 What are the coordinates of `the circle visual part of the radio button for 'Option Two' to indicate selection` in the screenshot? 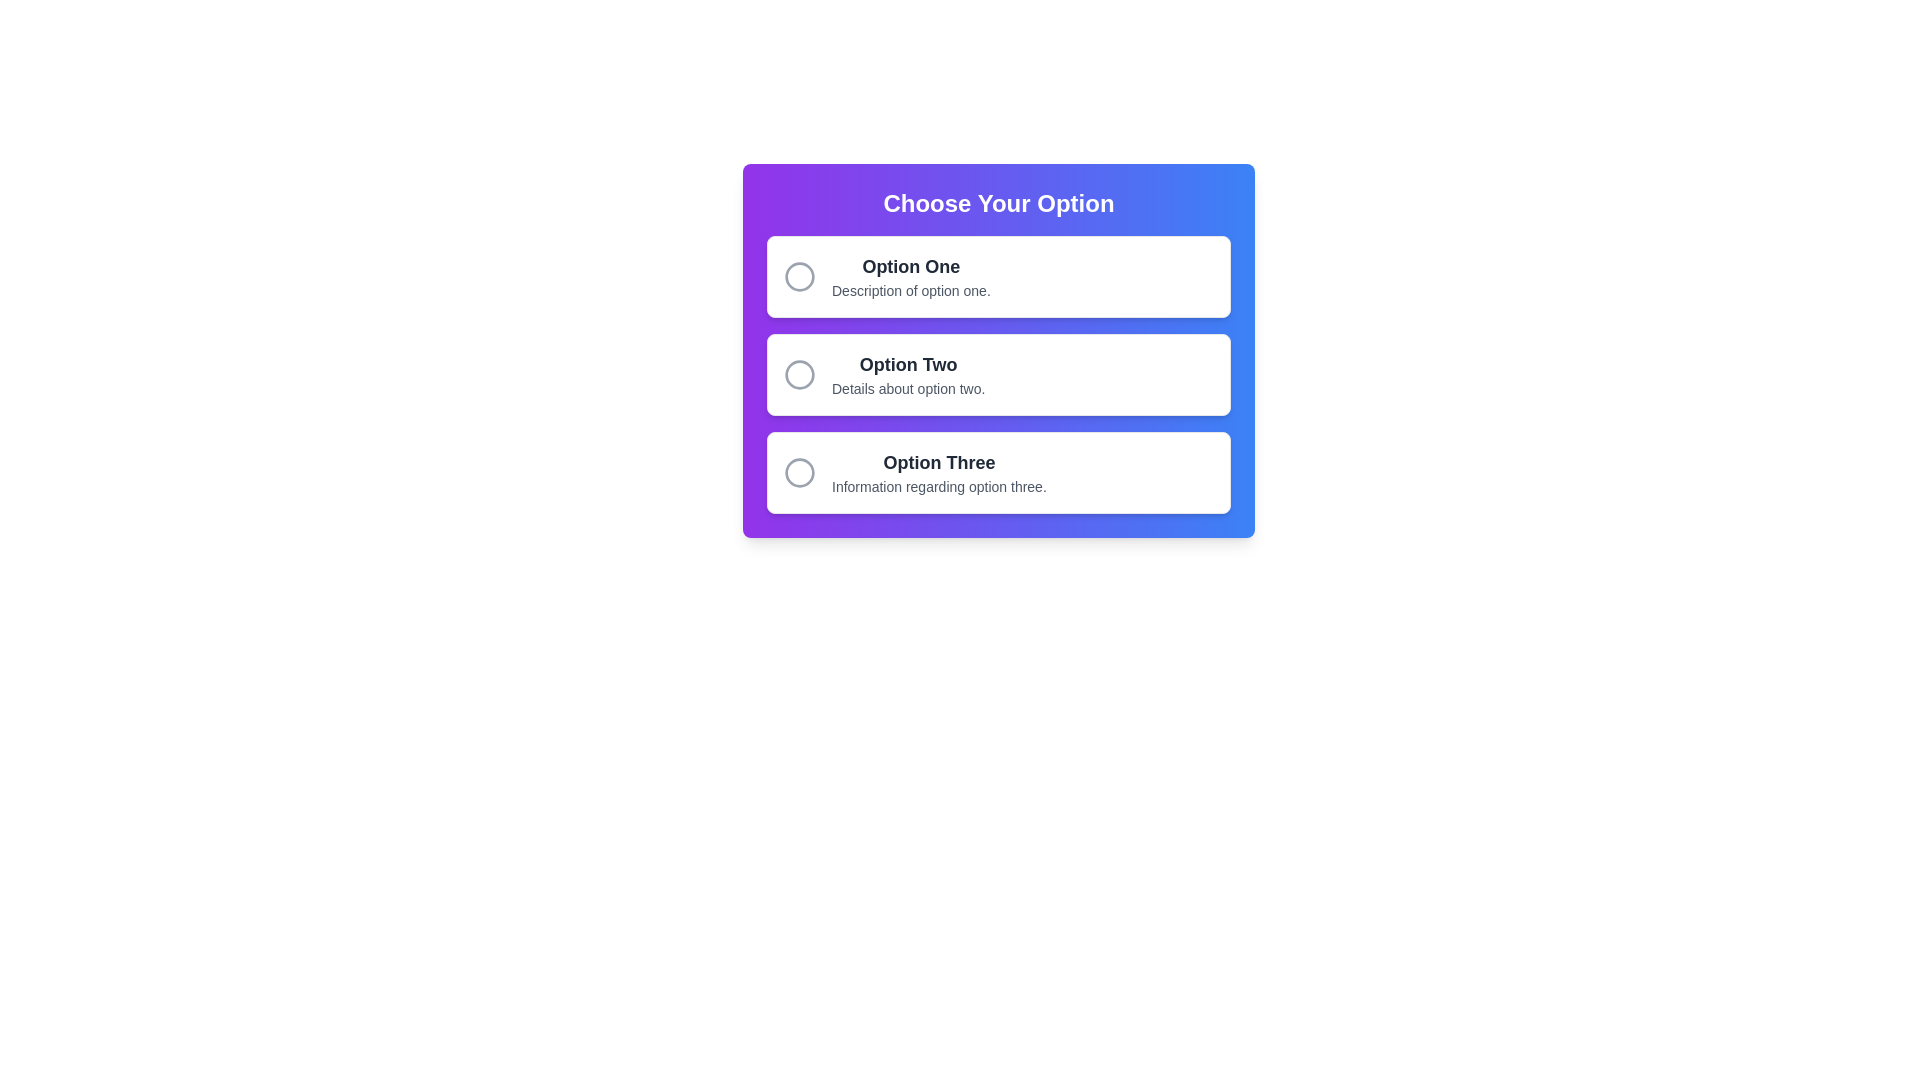 It's located at (800, 374).